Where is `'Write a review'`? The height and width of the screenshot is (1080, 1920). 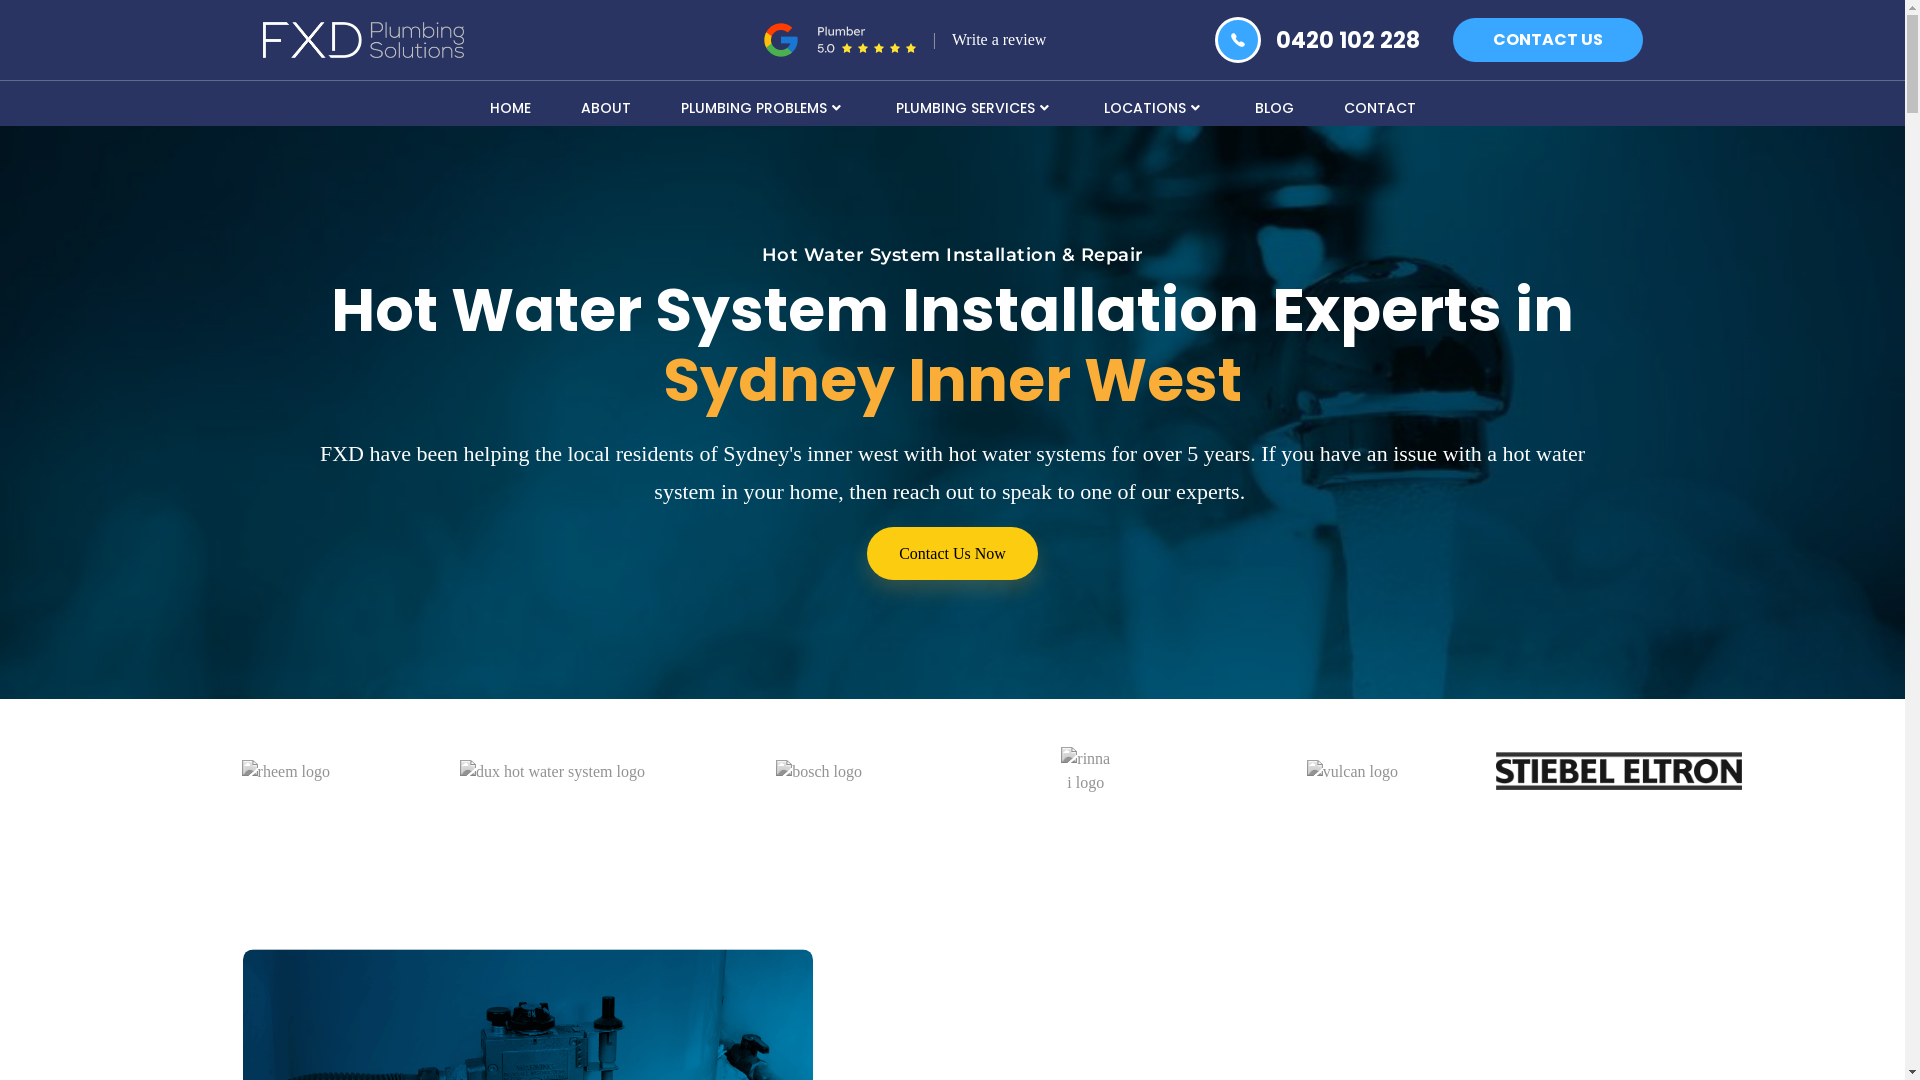
'Write a review' is located at coordinates (998, 39).